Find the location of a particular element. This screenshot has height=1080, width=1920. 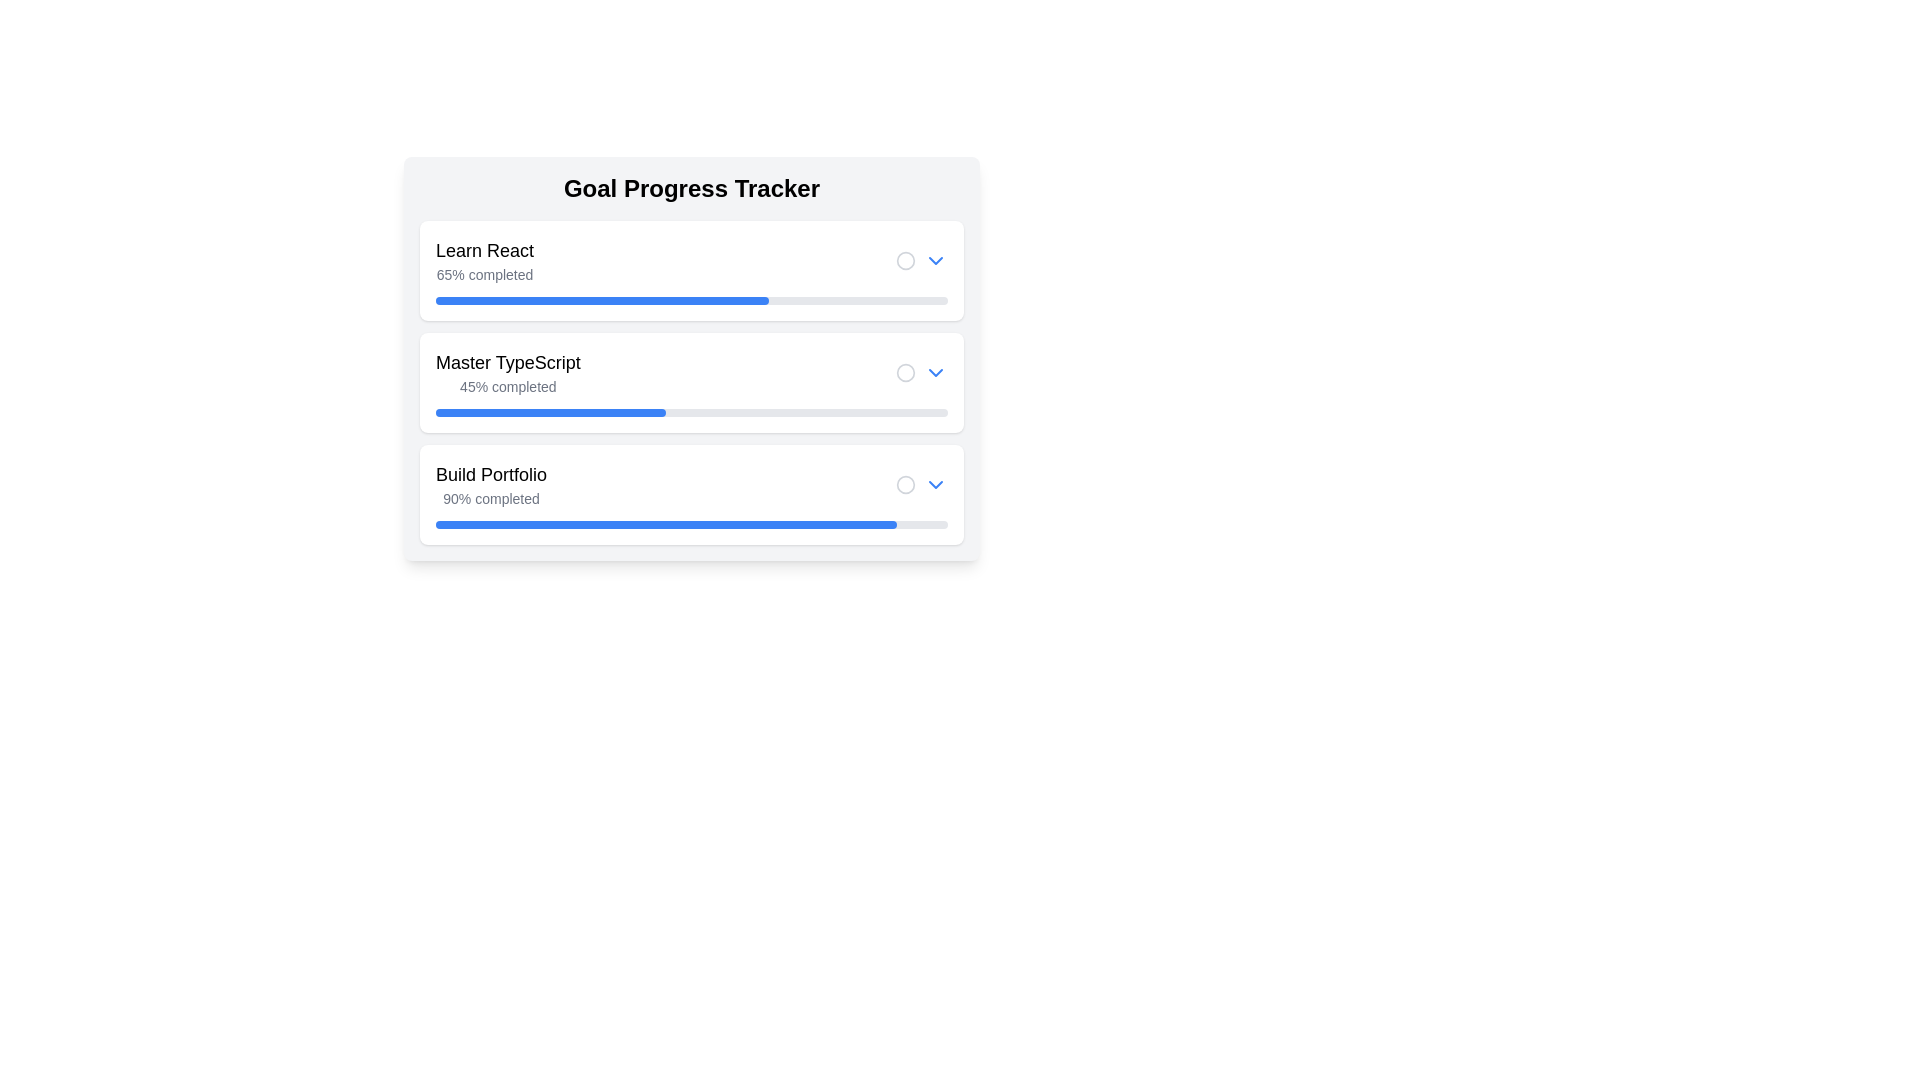

the Progress Tracker Row in the 'Goal Progress Tracker' list is located at coordinates (691, 357).